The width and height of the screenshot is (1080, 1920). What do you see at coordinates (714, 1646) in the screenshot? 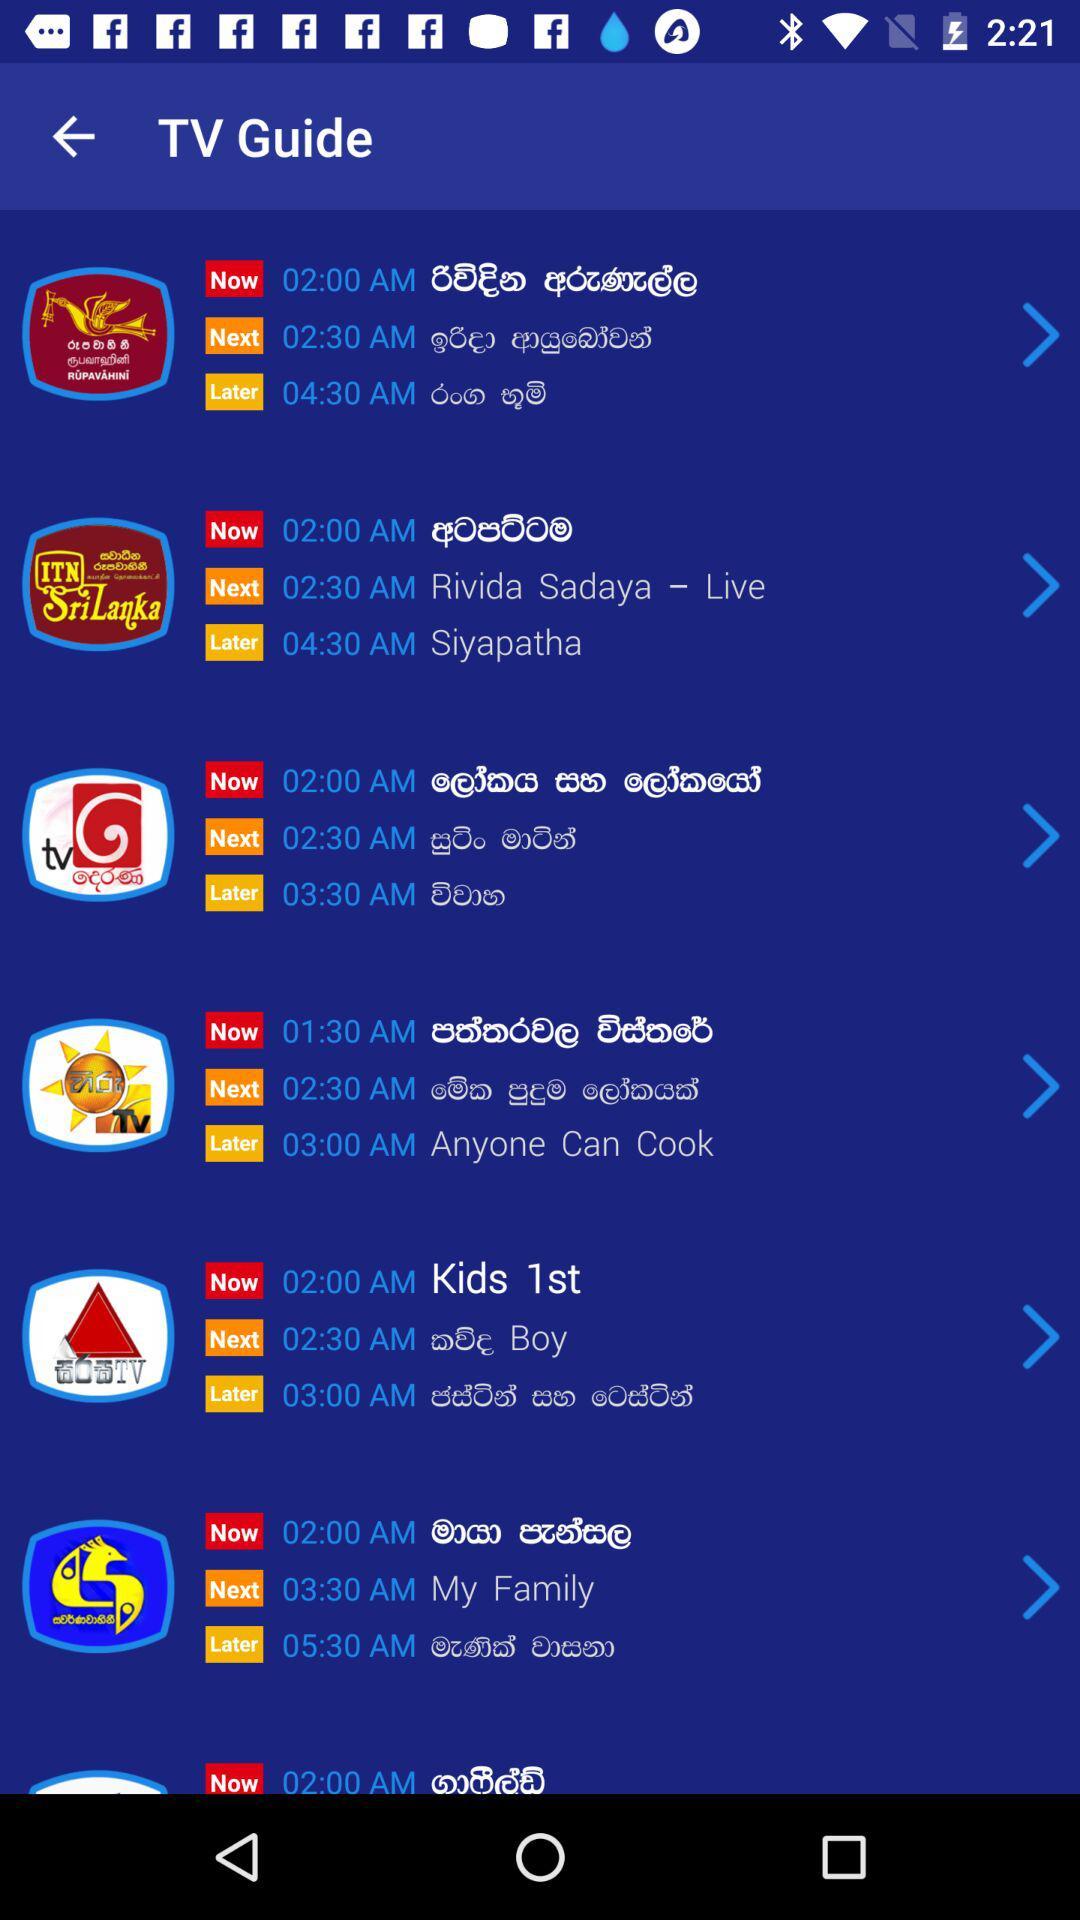
I see `item to the right of 03:30 am item` at bounding box center [714, 1646].